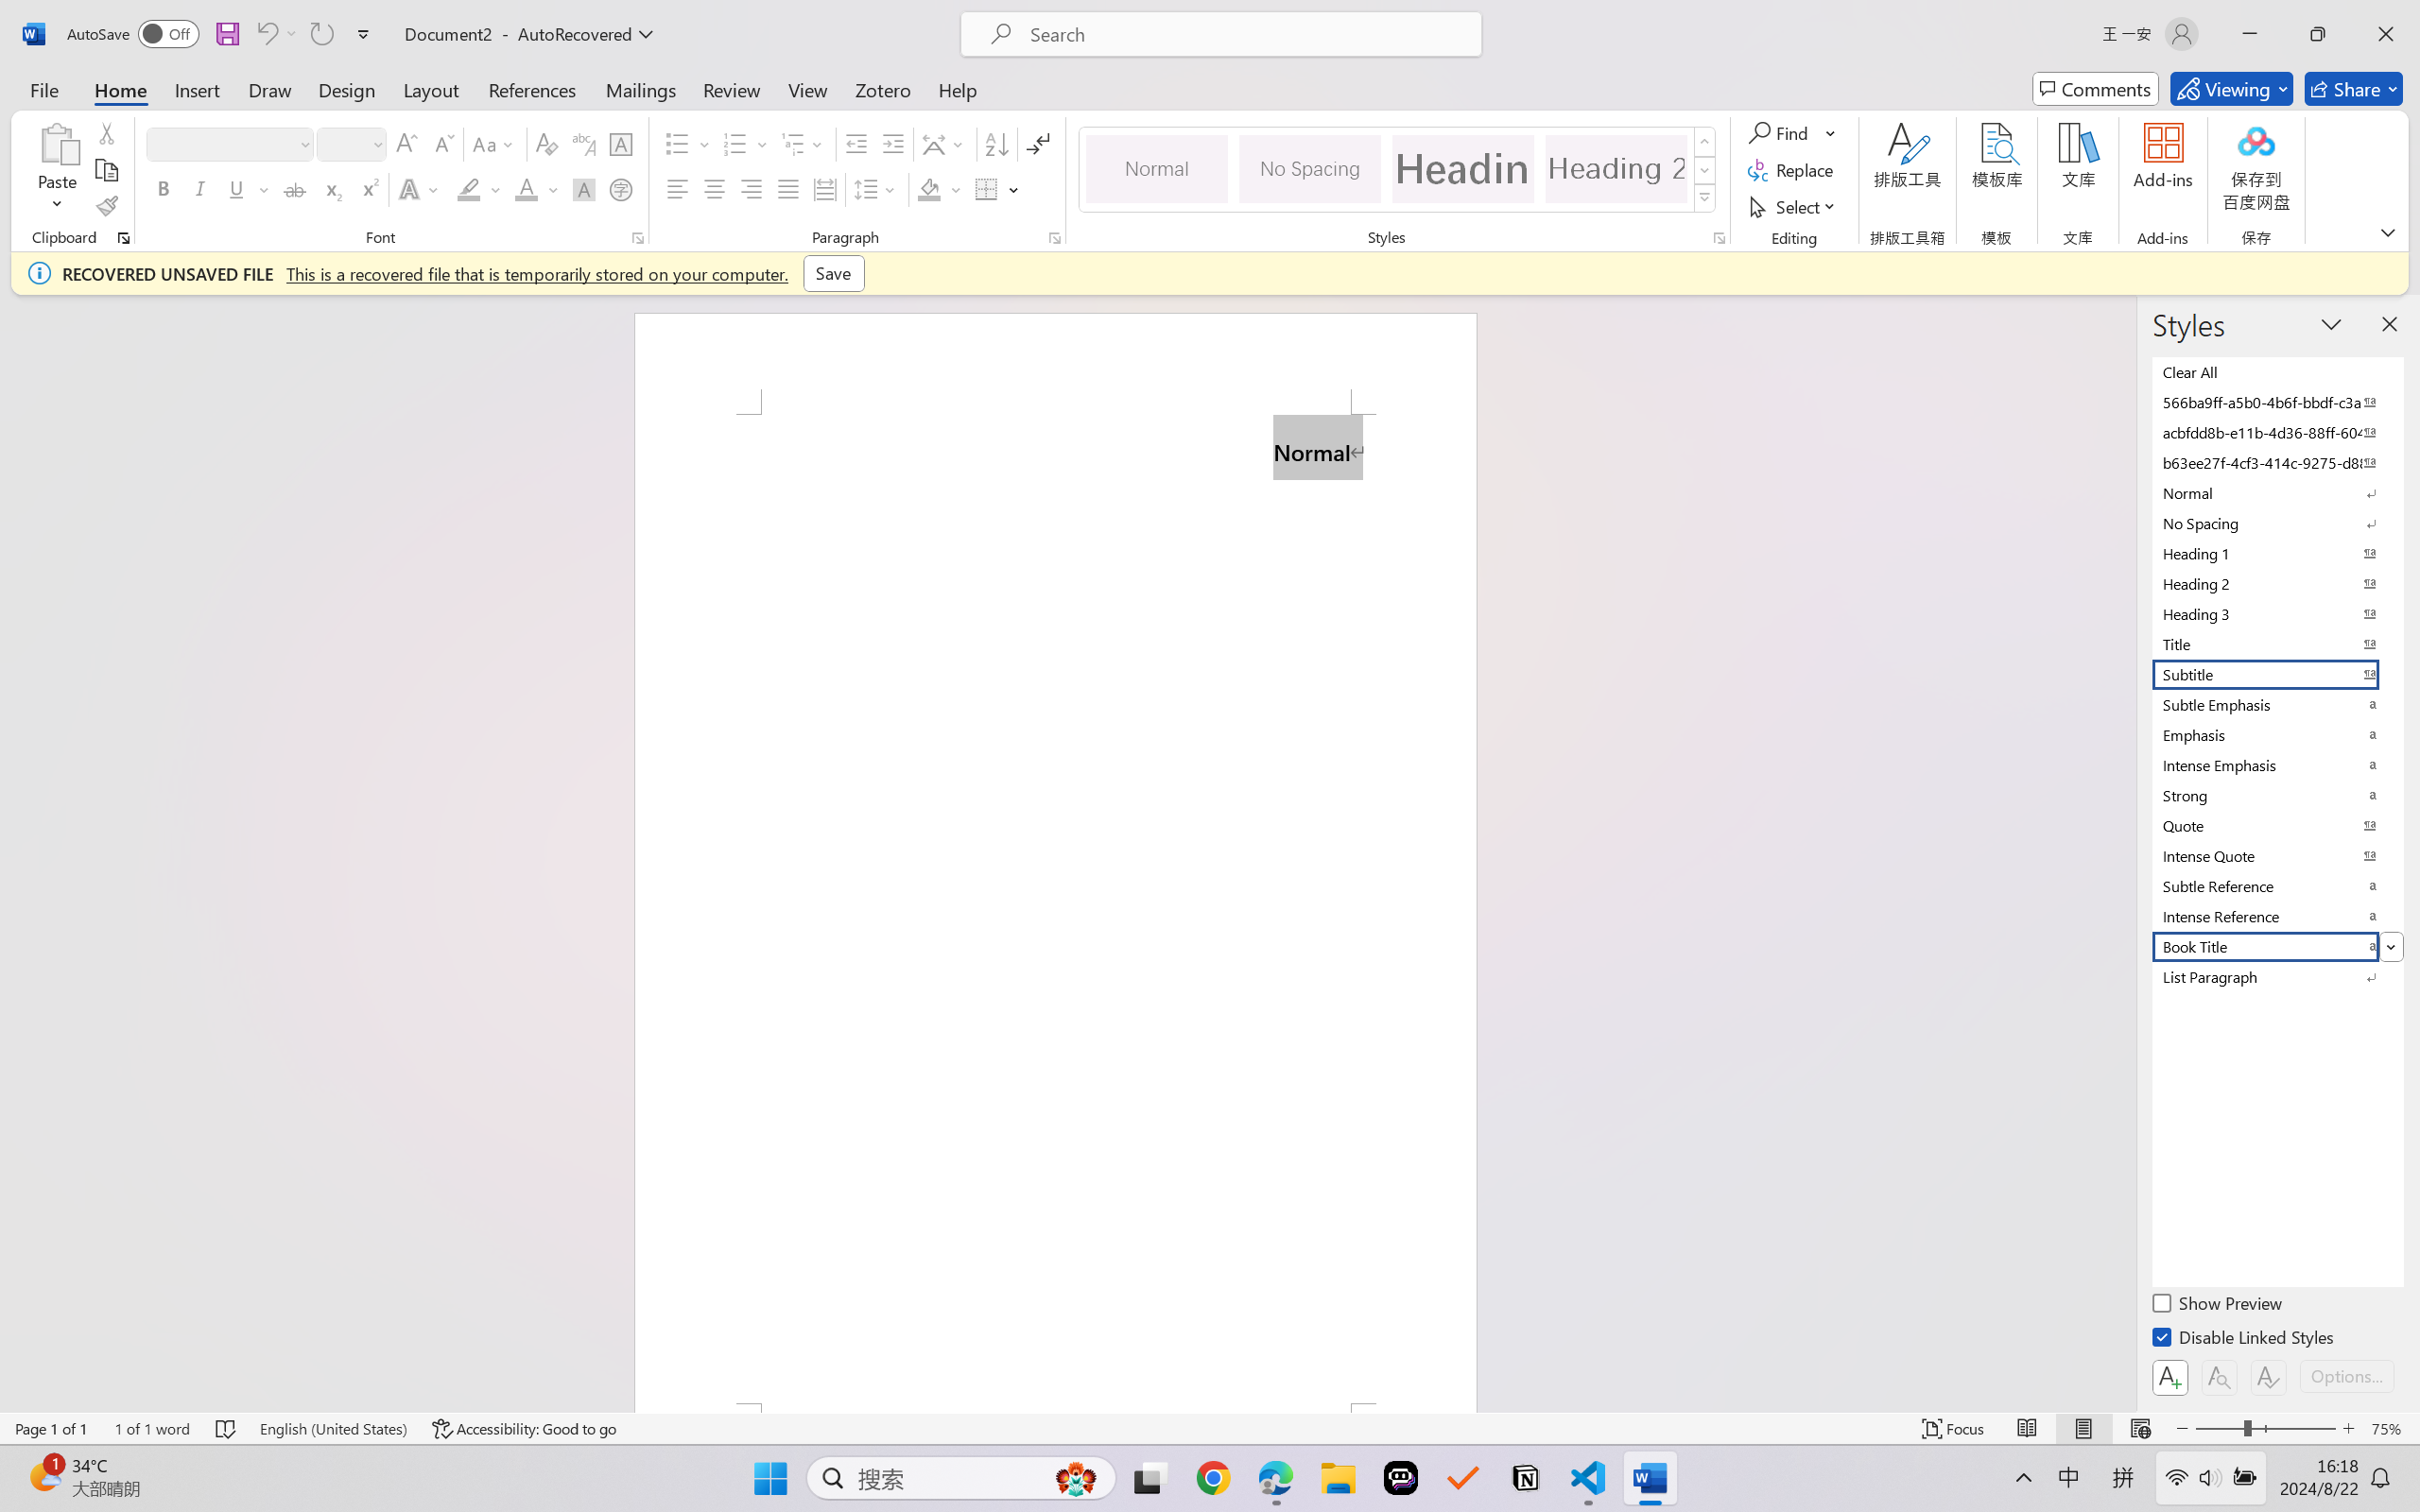 The height and width of the screenshot is (1512, 2420). I want to click on 'Strikethrough', so click(294, 188).